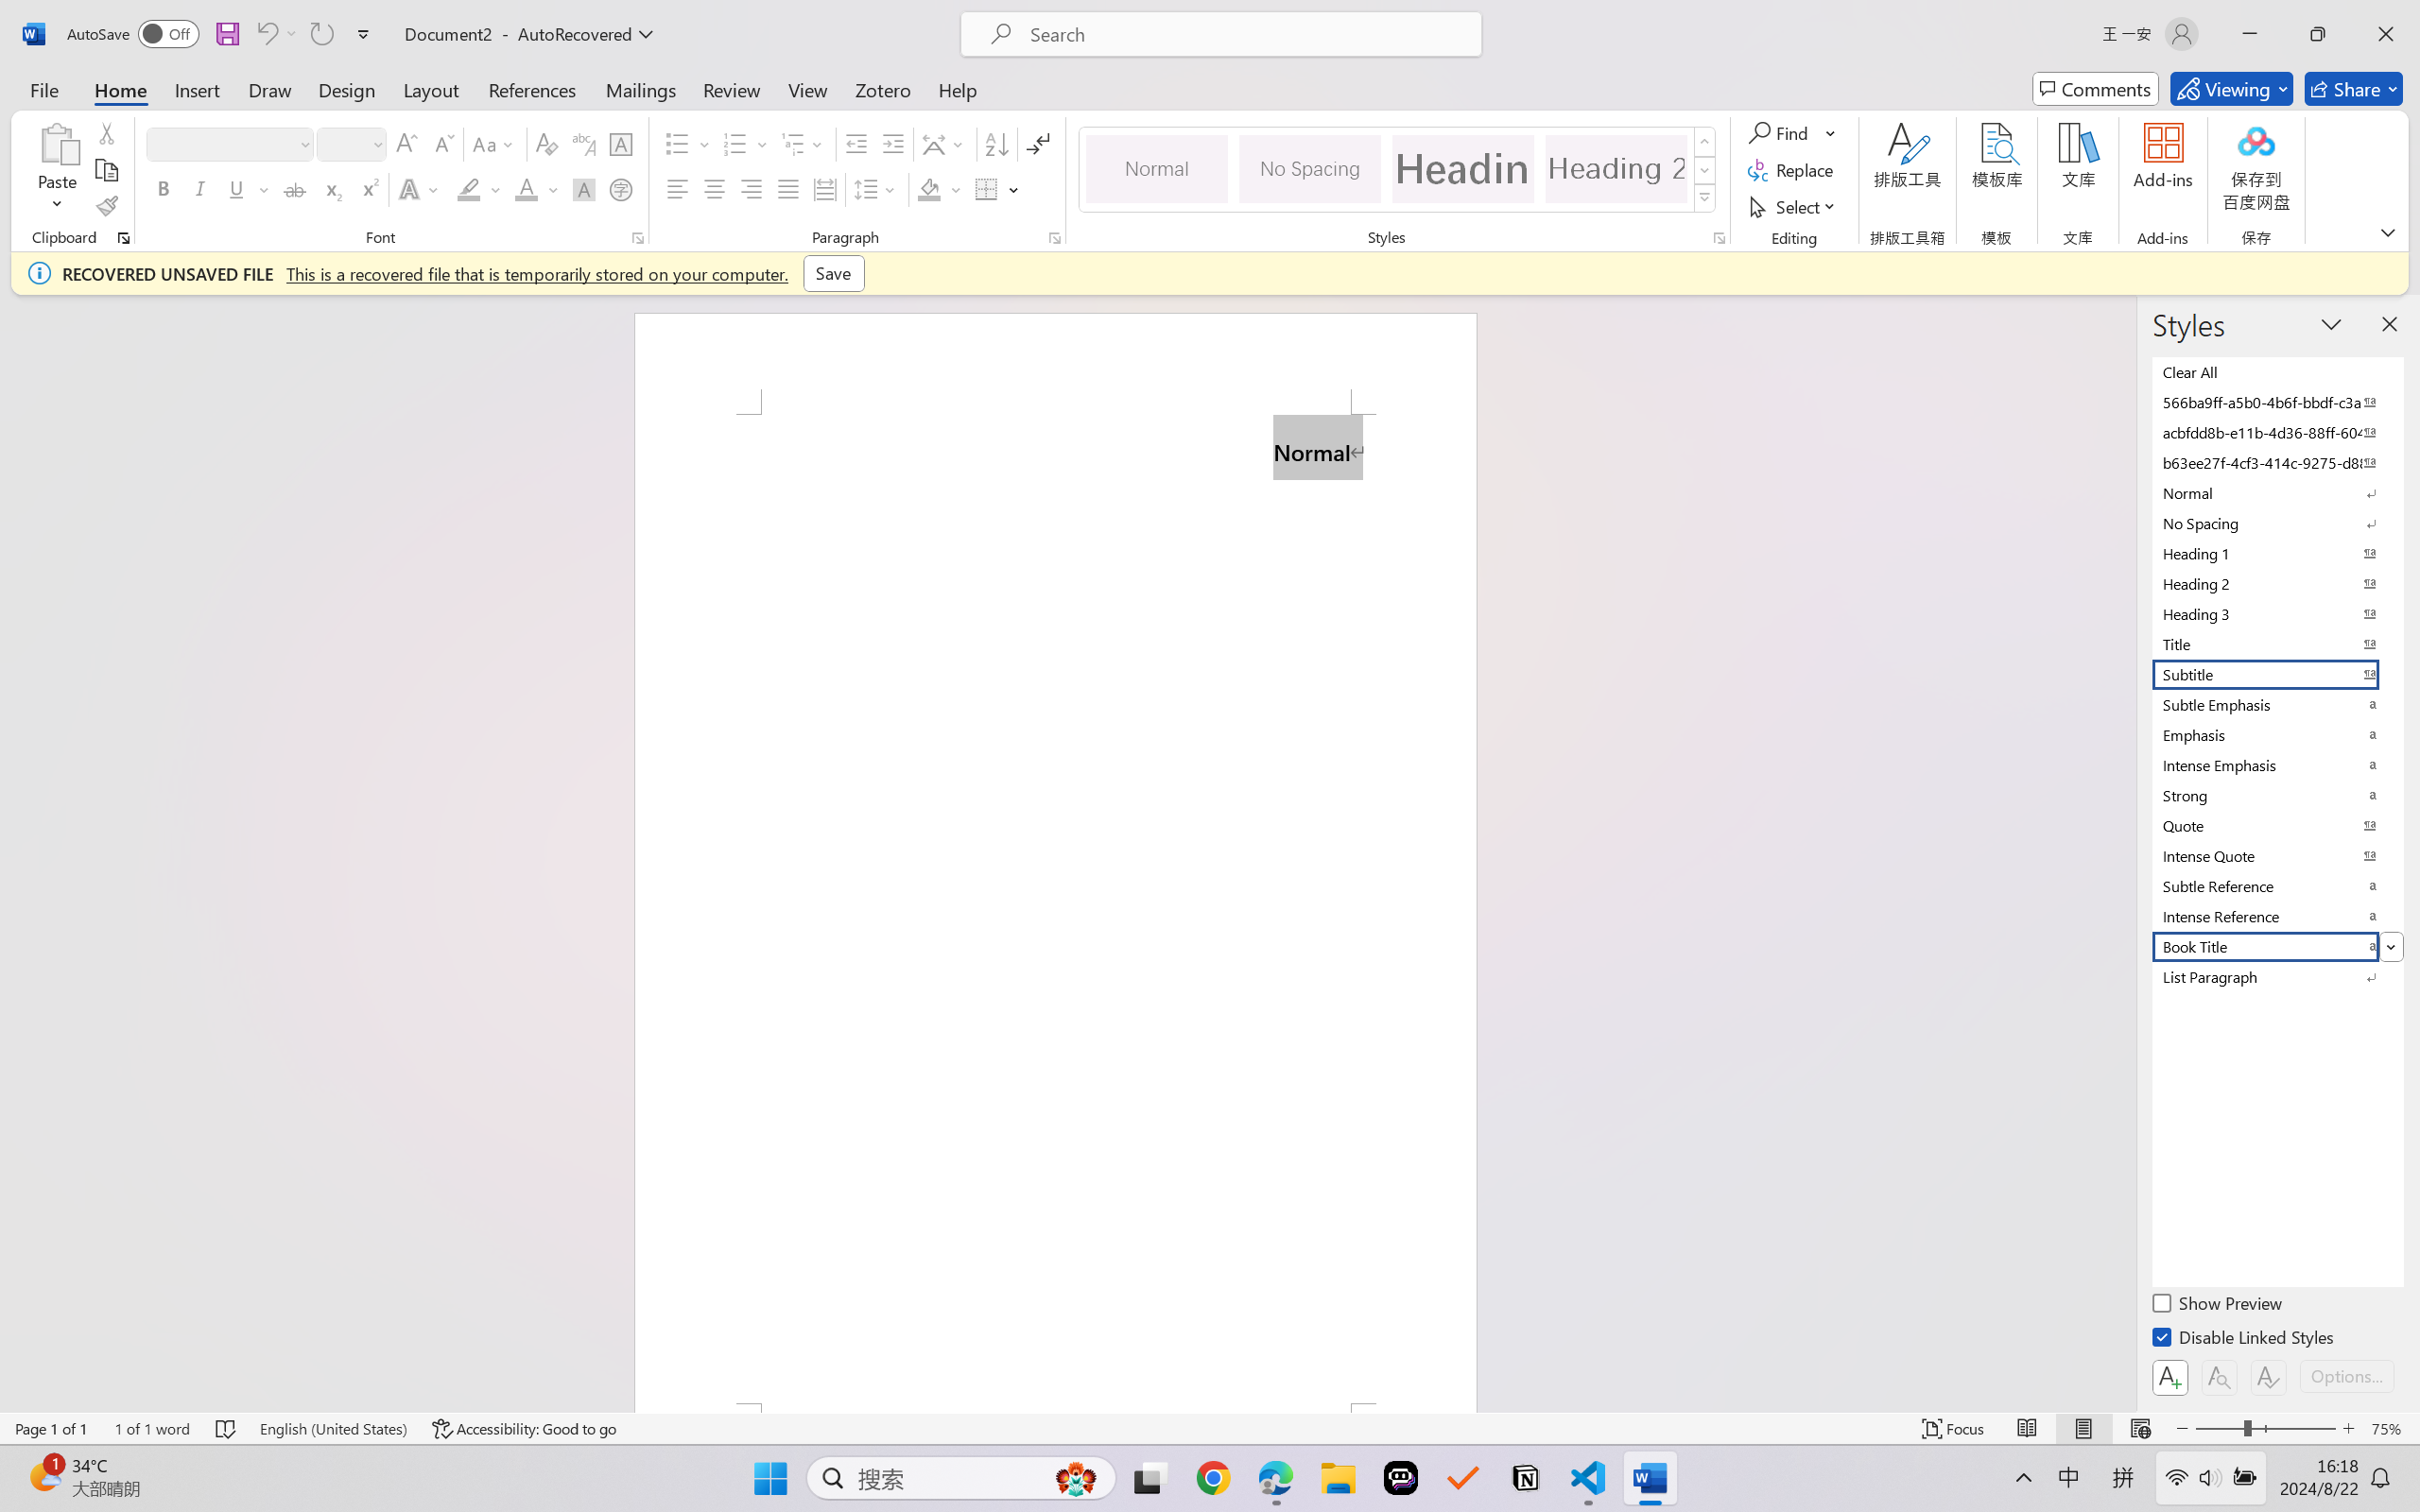 The height and width of the screenshot is (1512, 2420). I want to click on 'Strikethrough', so click(294, 188).